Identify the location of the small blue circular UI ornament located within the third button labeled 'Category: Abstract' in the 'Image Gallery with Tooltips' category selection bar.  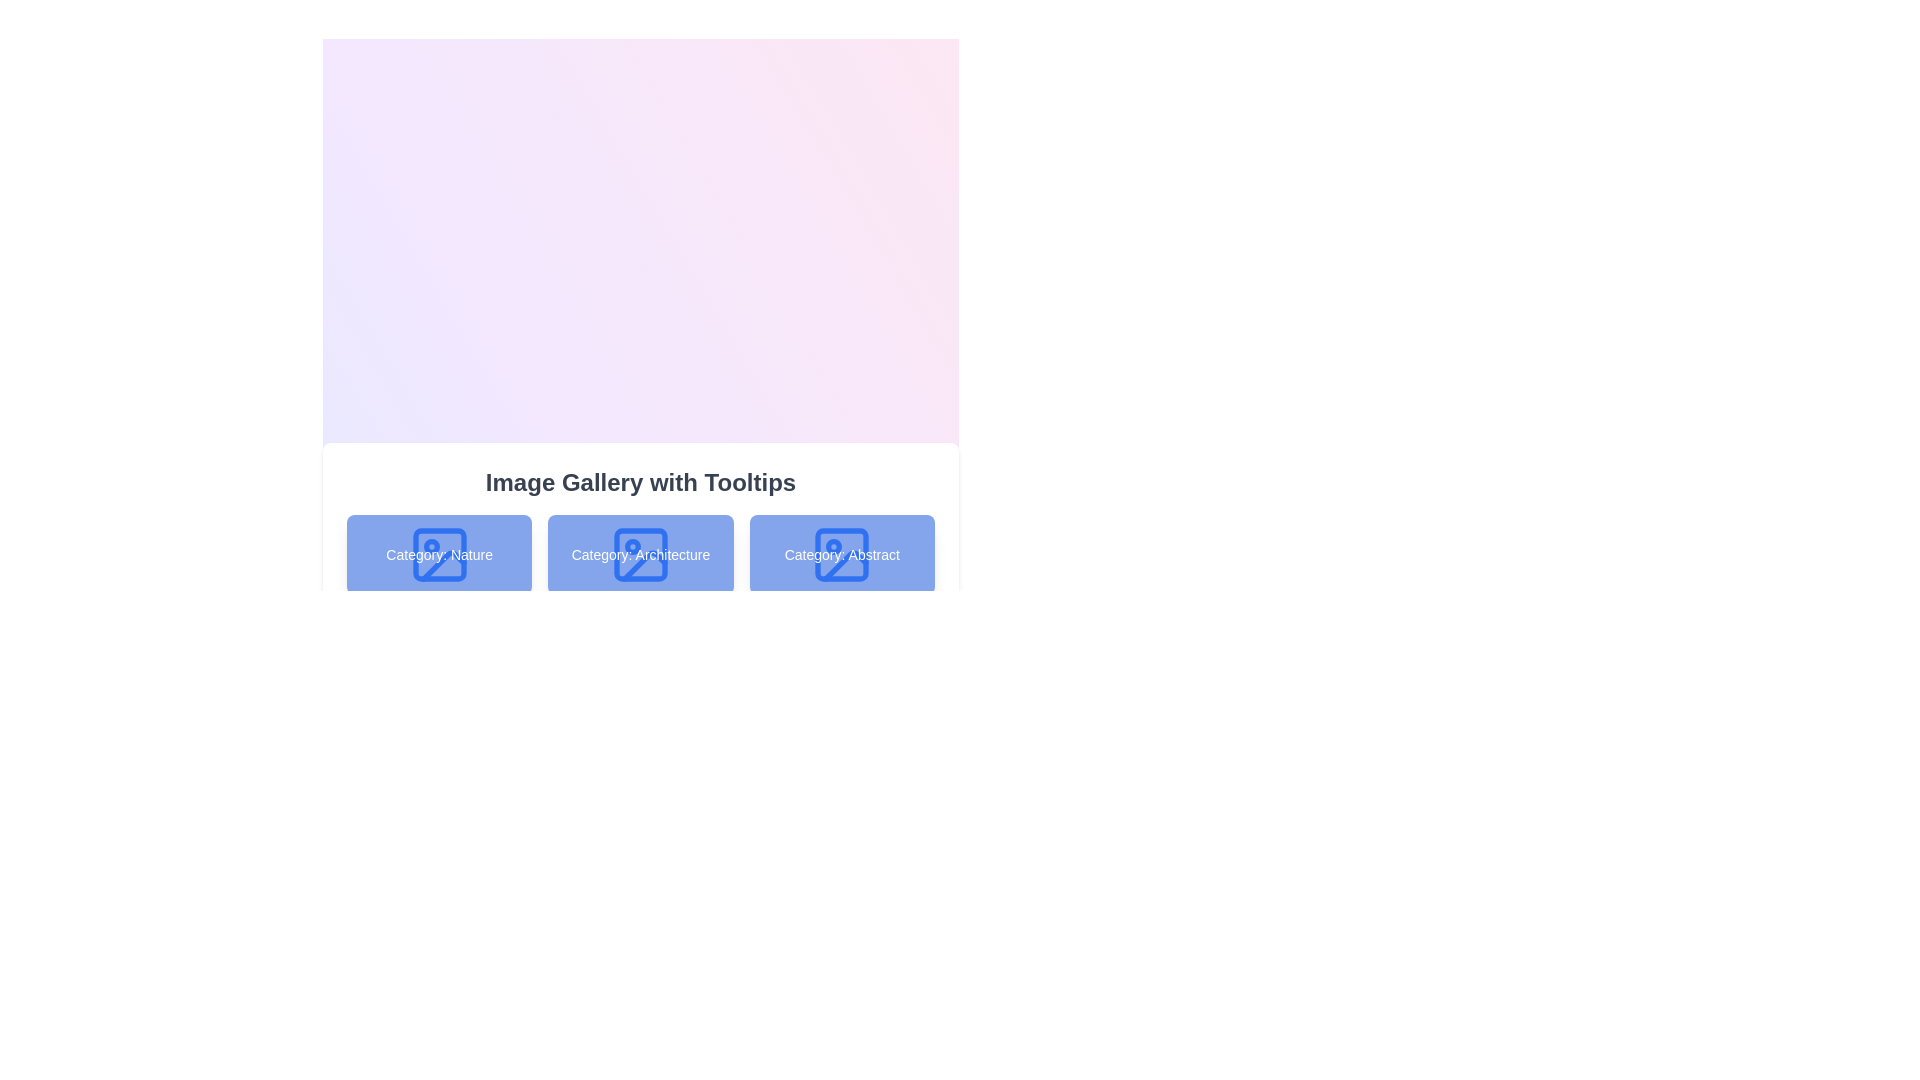
(834, 547).